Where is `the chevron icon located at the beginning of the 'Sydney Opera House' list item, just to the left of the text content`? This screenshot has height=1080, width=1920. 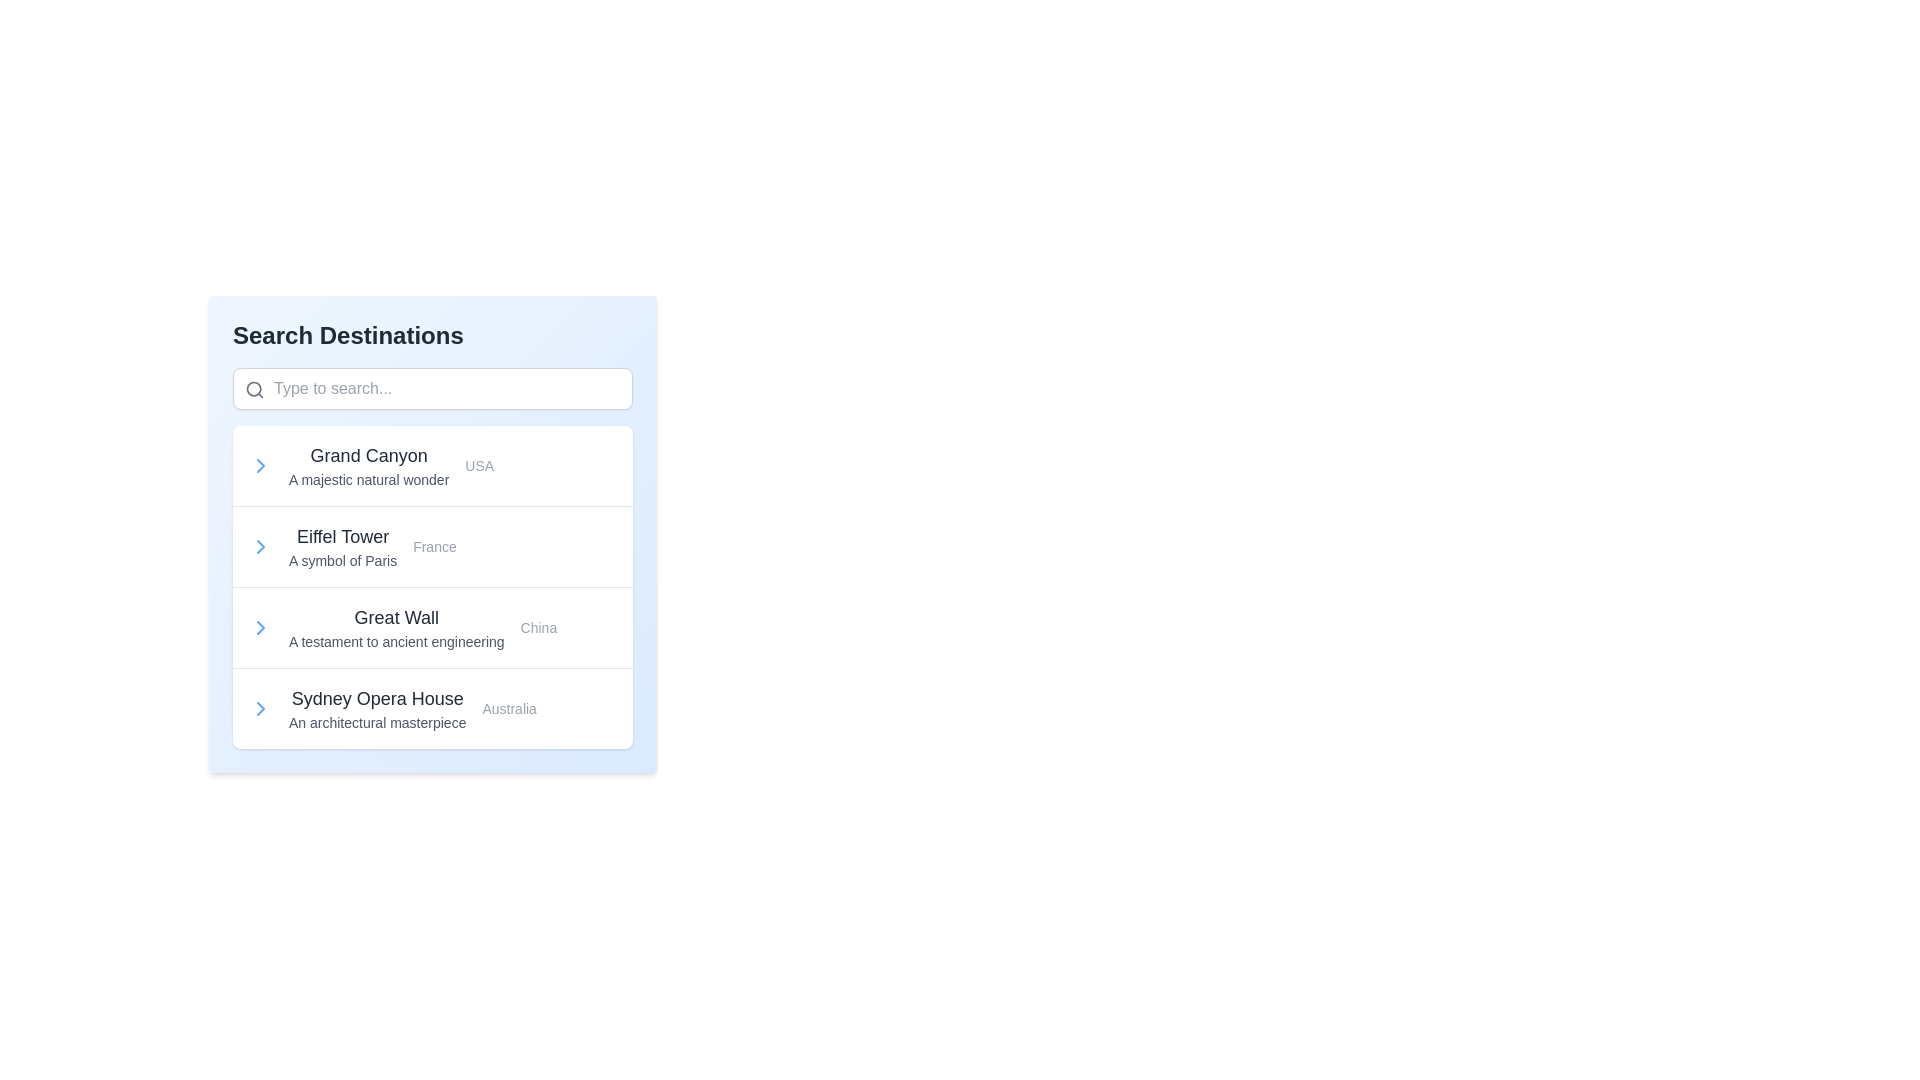 the chevron icon located at the beginning of the 'Sydney Opera House' list item, just to the left of the text content is located at coordinates (259, 708).